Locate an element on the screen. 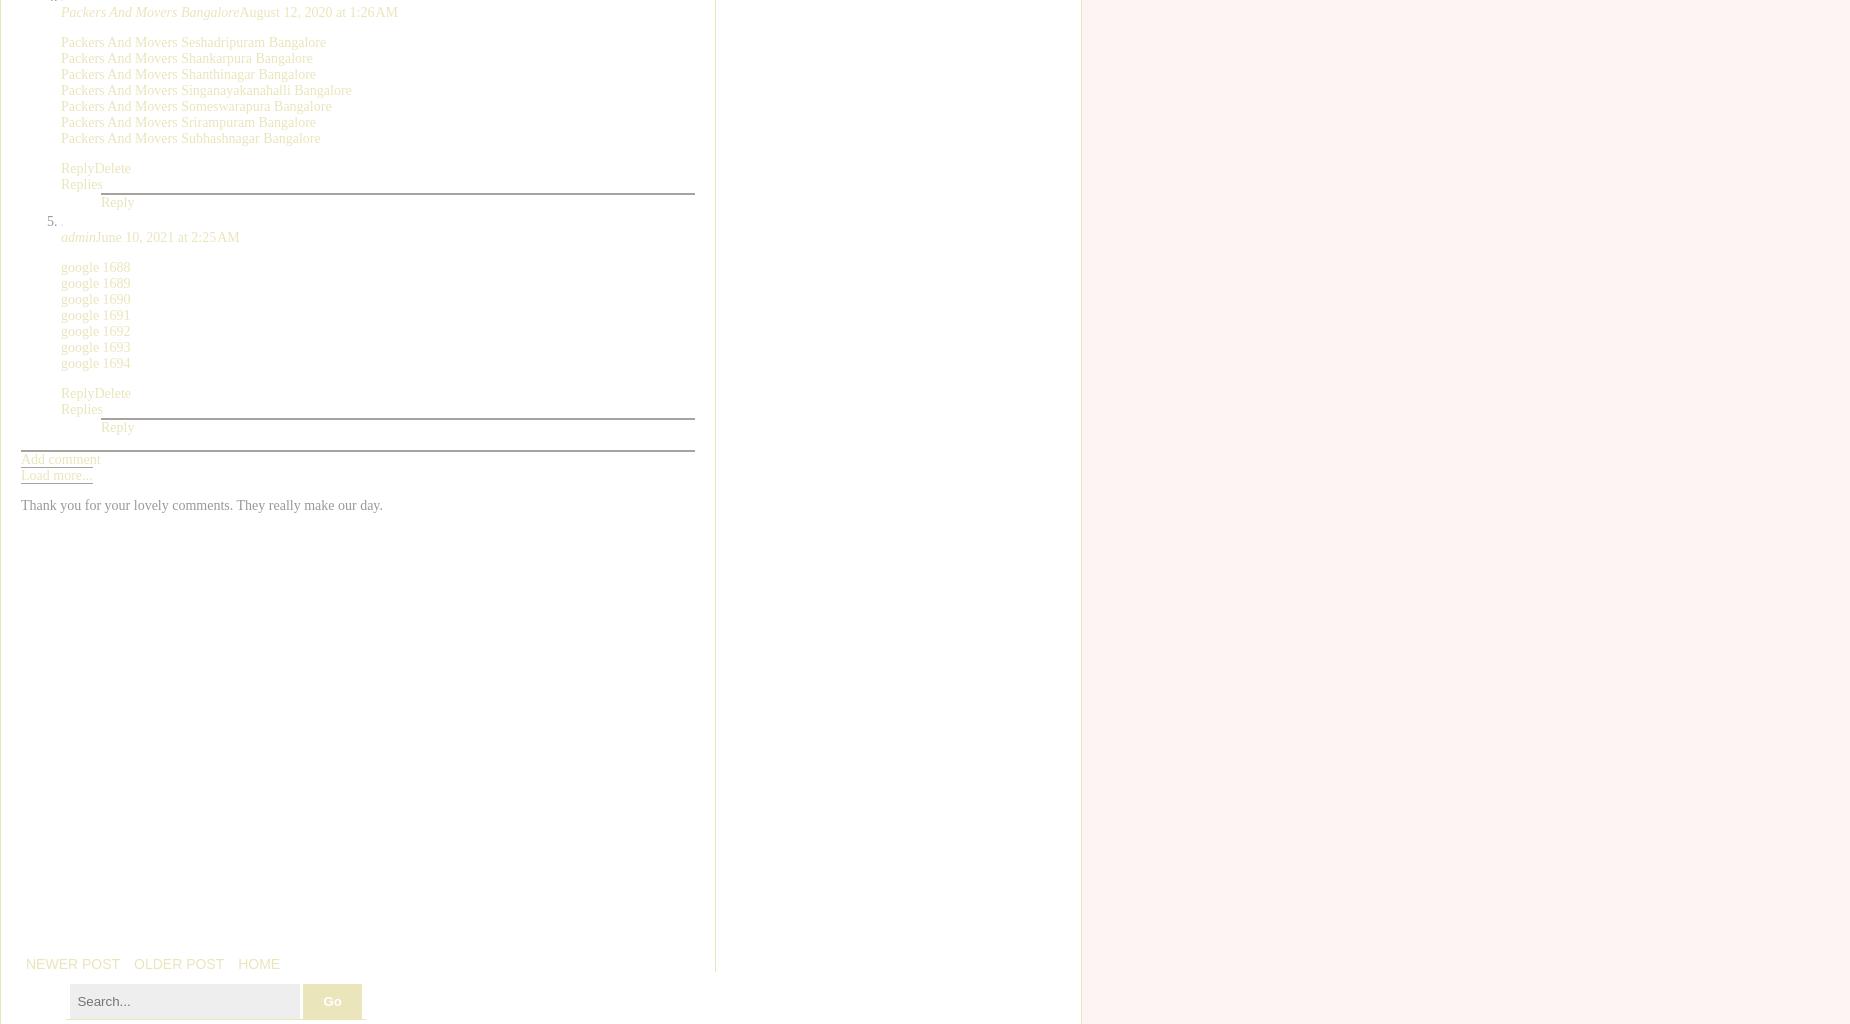 Image resolution: width=1850 pixels, height=1024 pixels. 'Home' is located at coordinates (258, 962).